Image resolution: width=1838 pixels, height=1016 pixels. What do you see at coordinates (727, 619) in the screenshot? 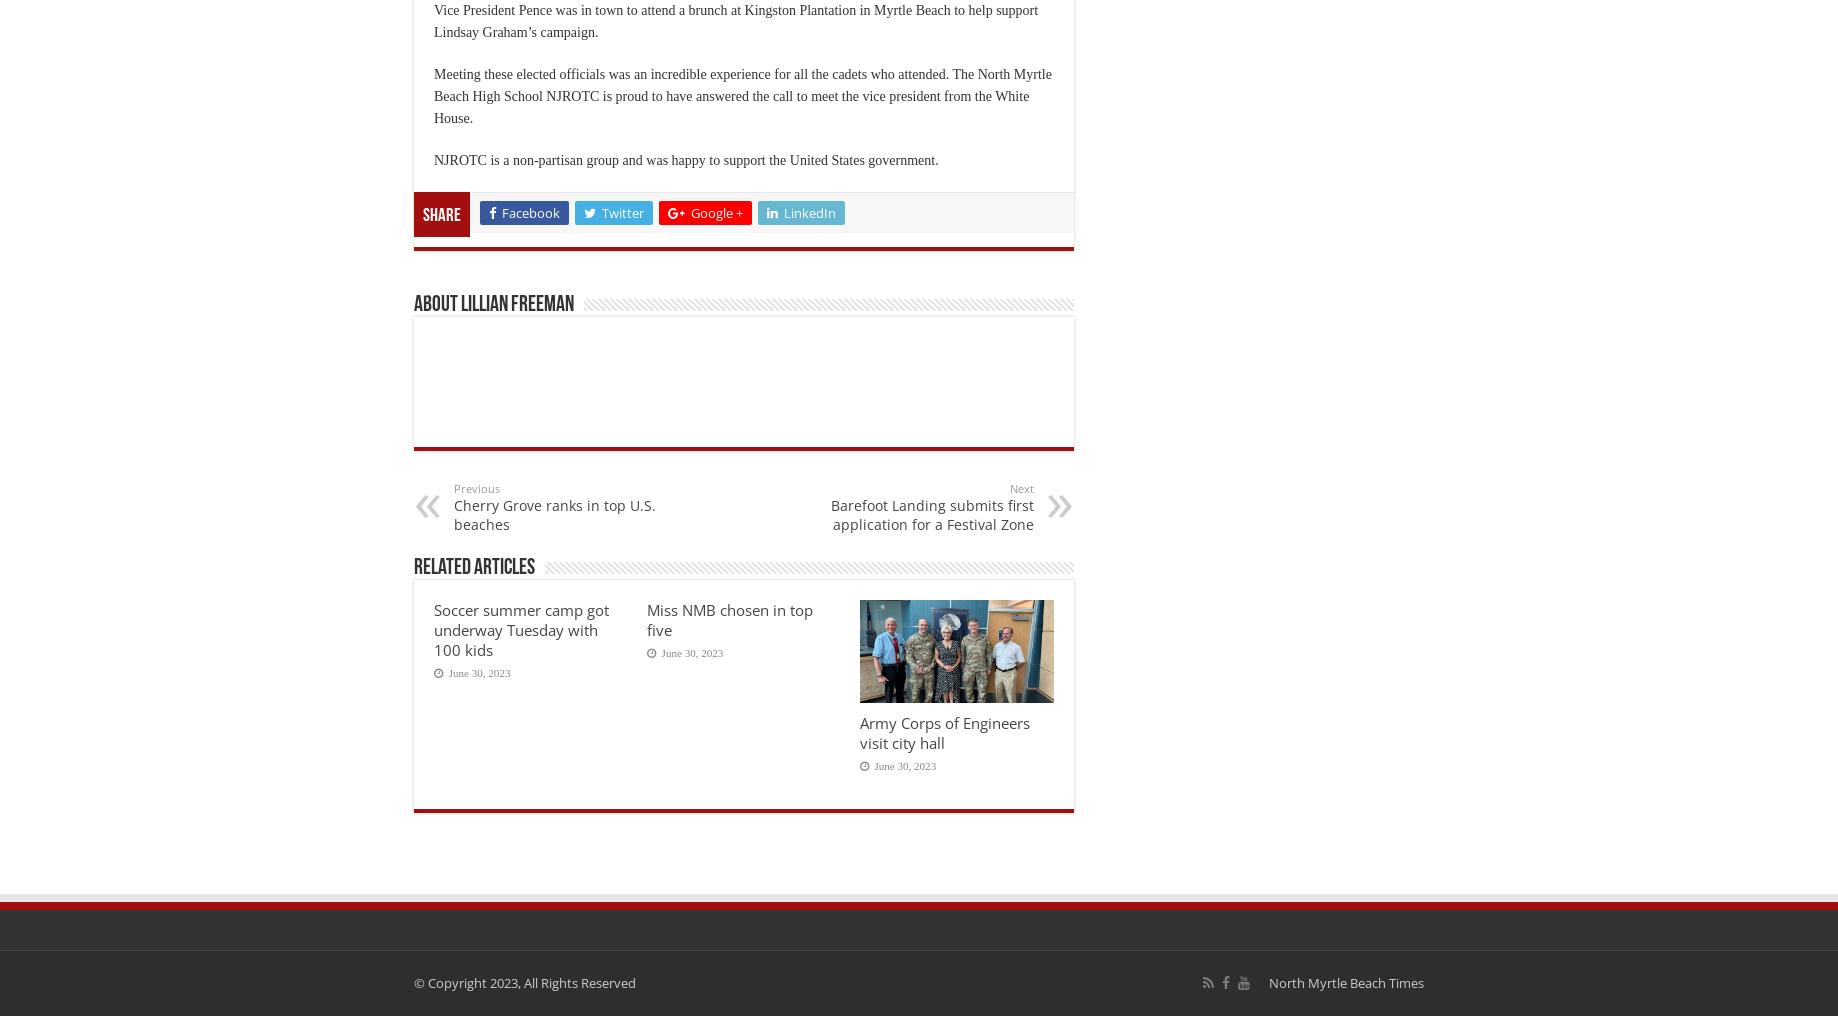
I see `'Miss NMB chosen in top five'` at bounding box center [727, 619].